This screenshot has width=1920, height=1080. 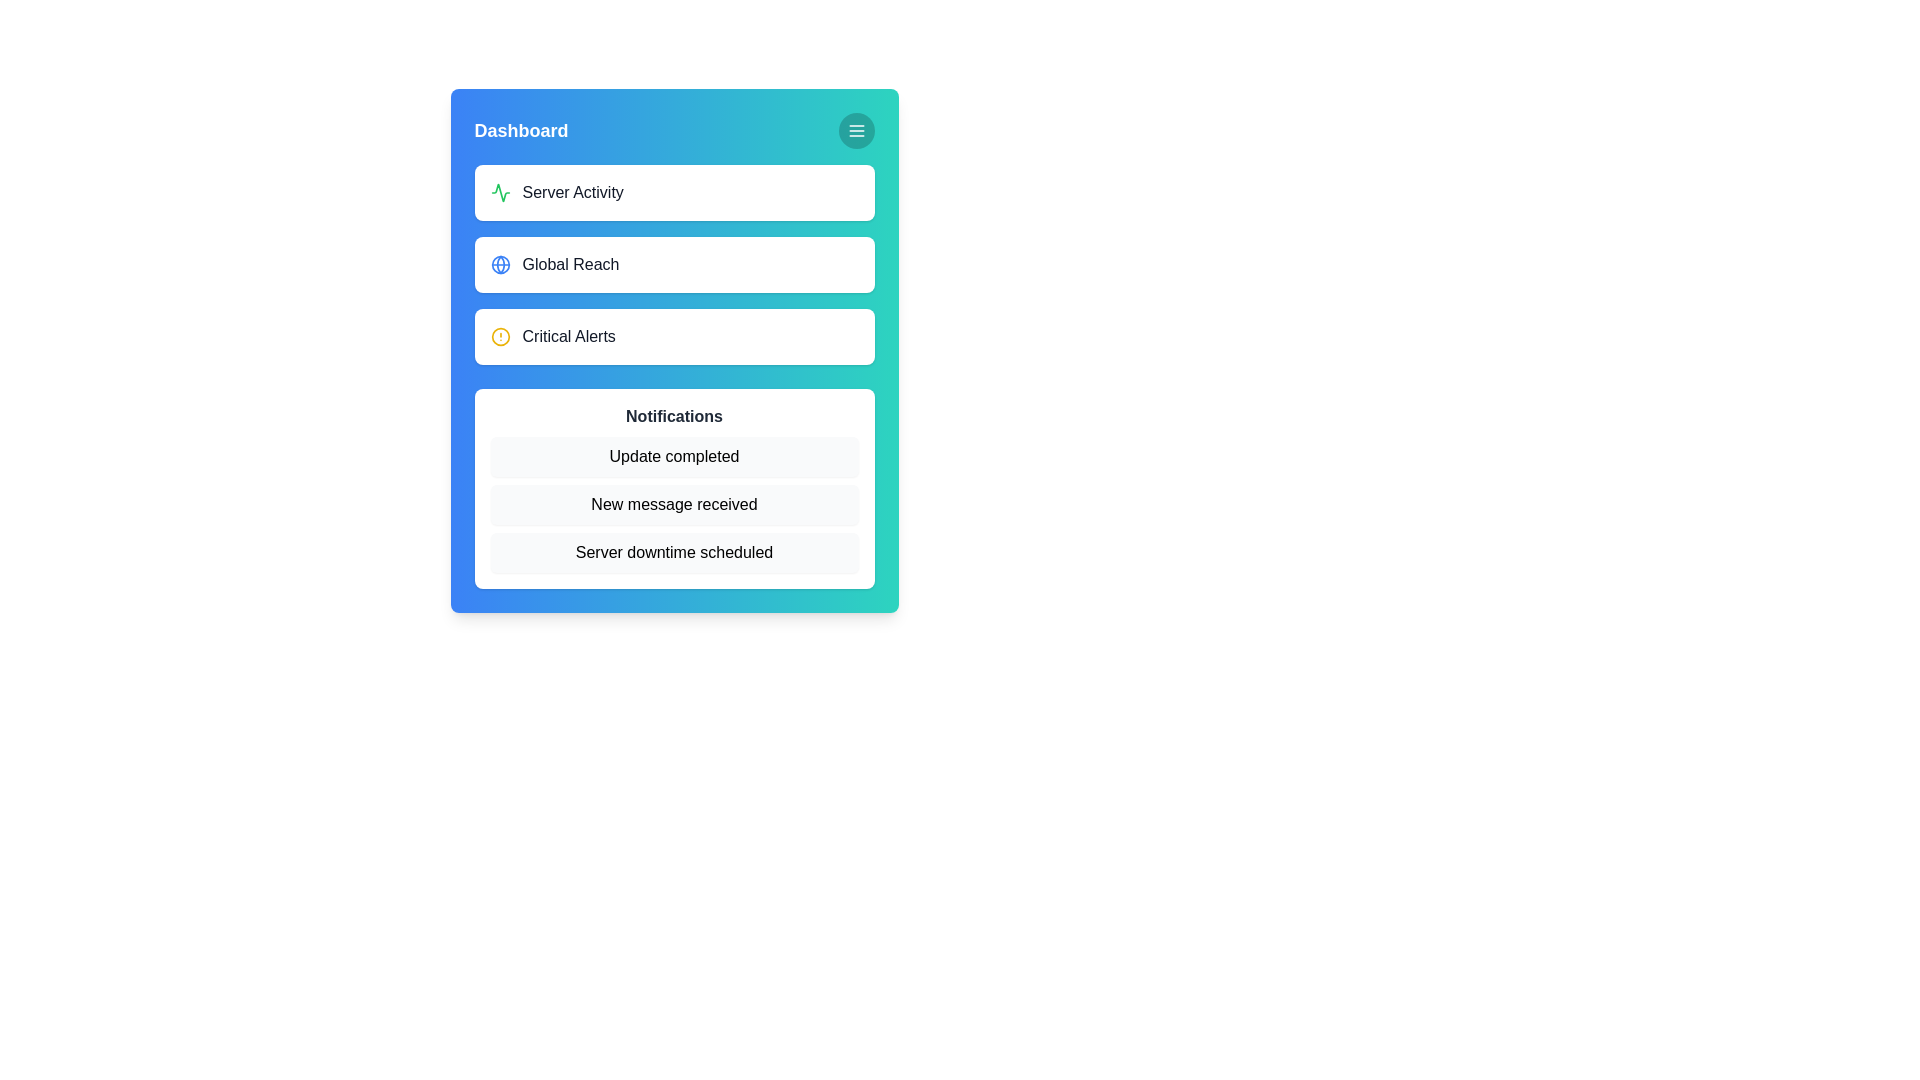 What do you see at coordinates (856, 131) in the screenshot?
I see `the menu toggle icon button located at the top-right corner of the 'Dashboard' section` at bounding box center [856, 131].